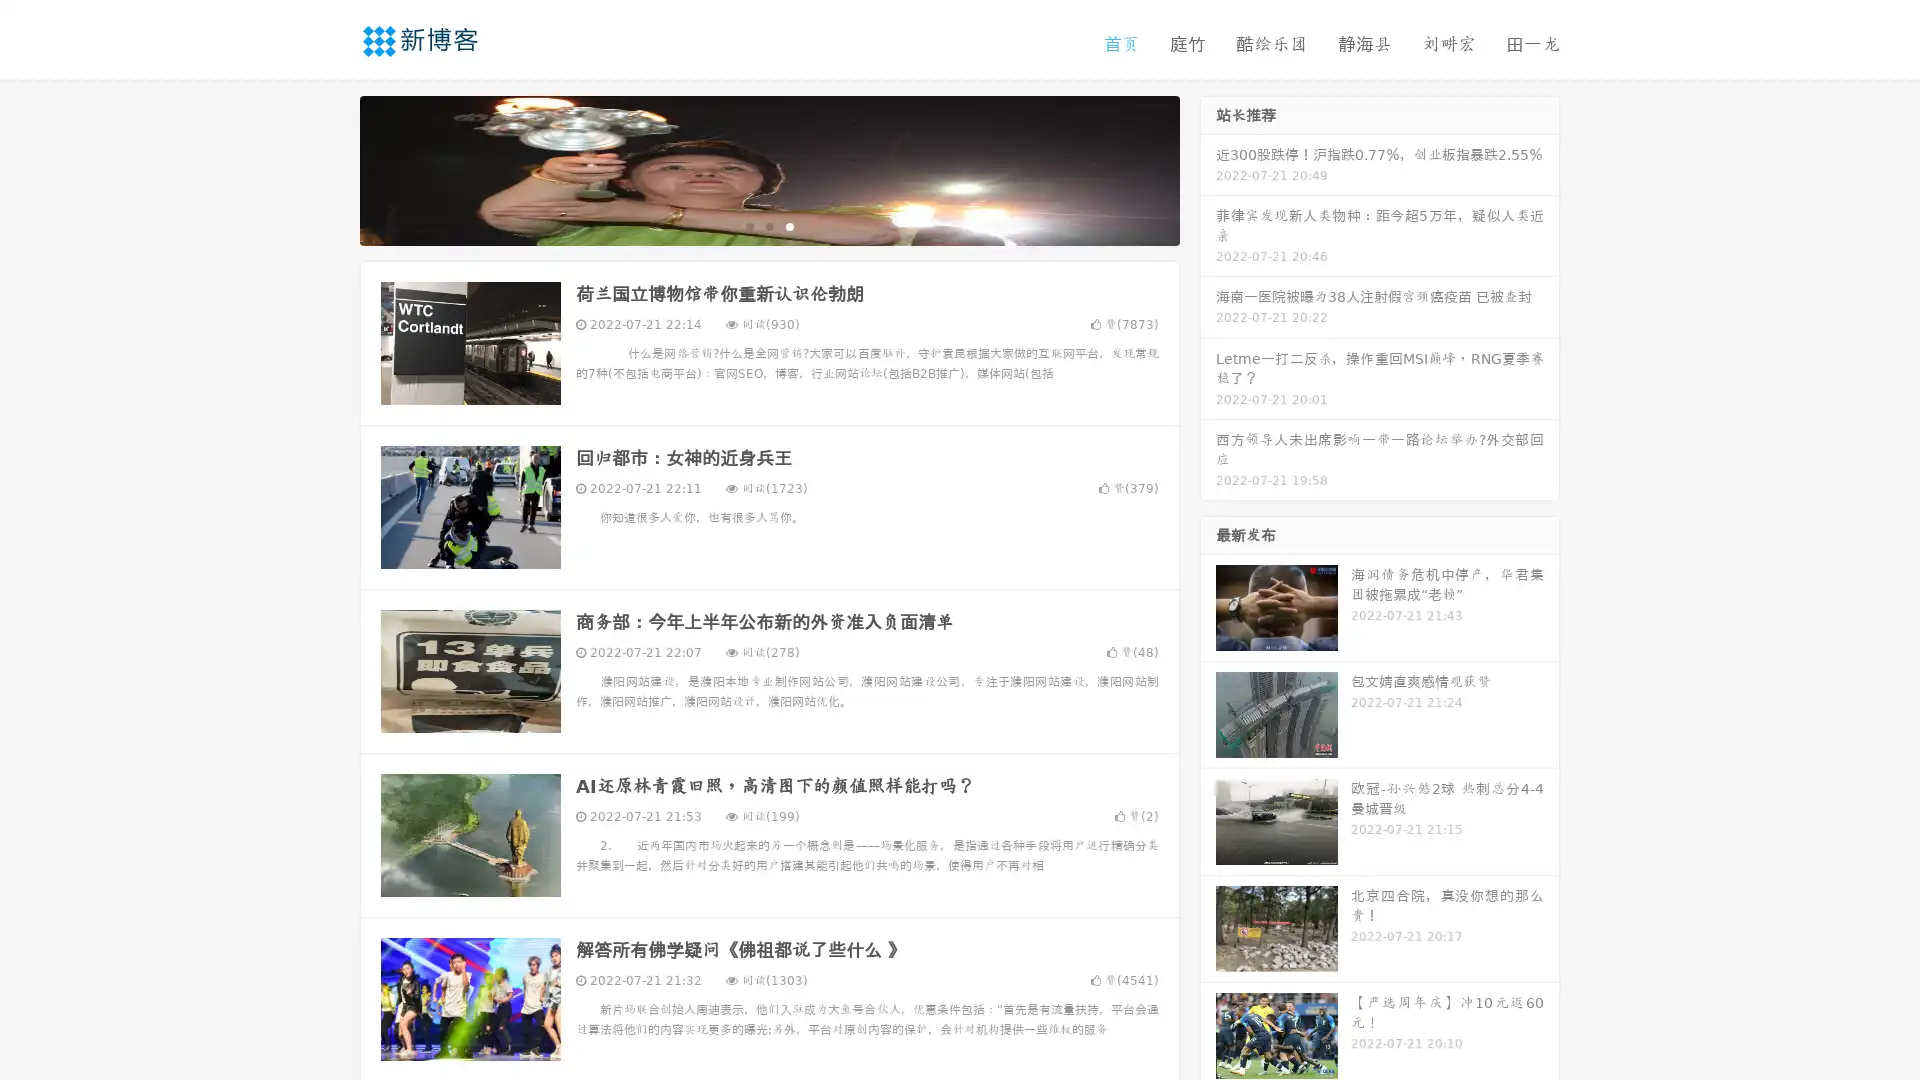 The width and height of the screenshot is (1920, 1080). I want to click on Next slide, so click(1208, 168).